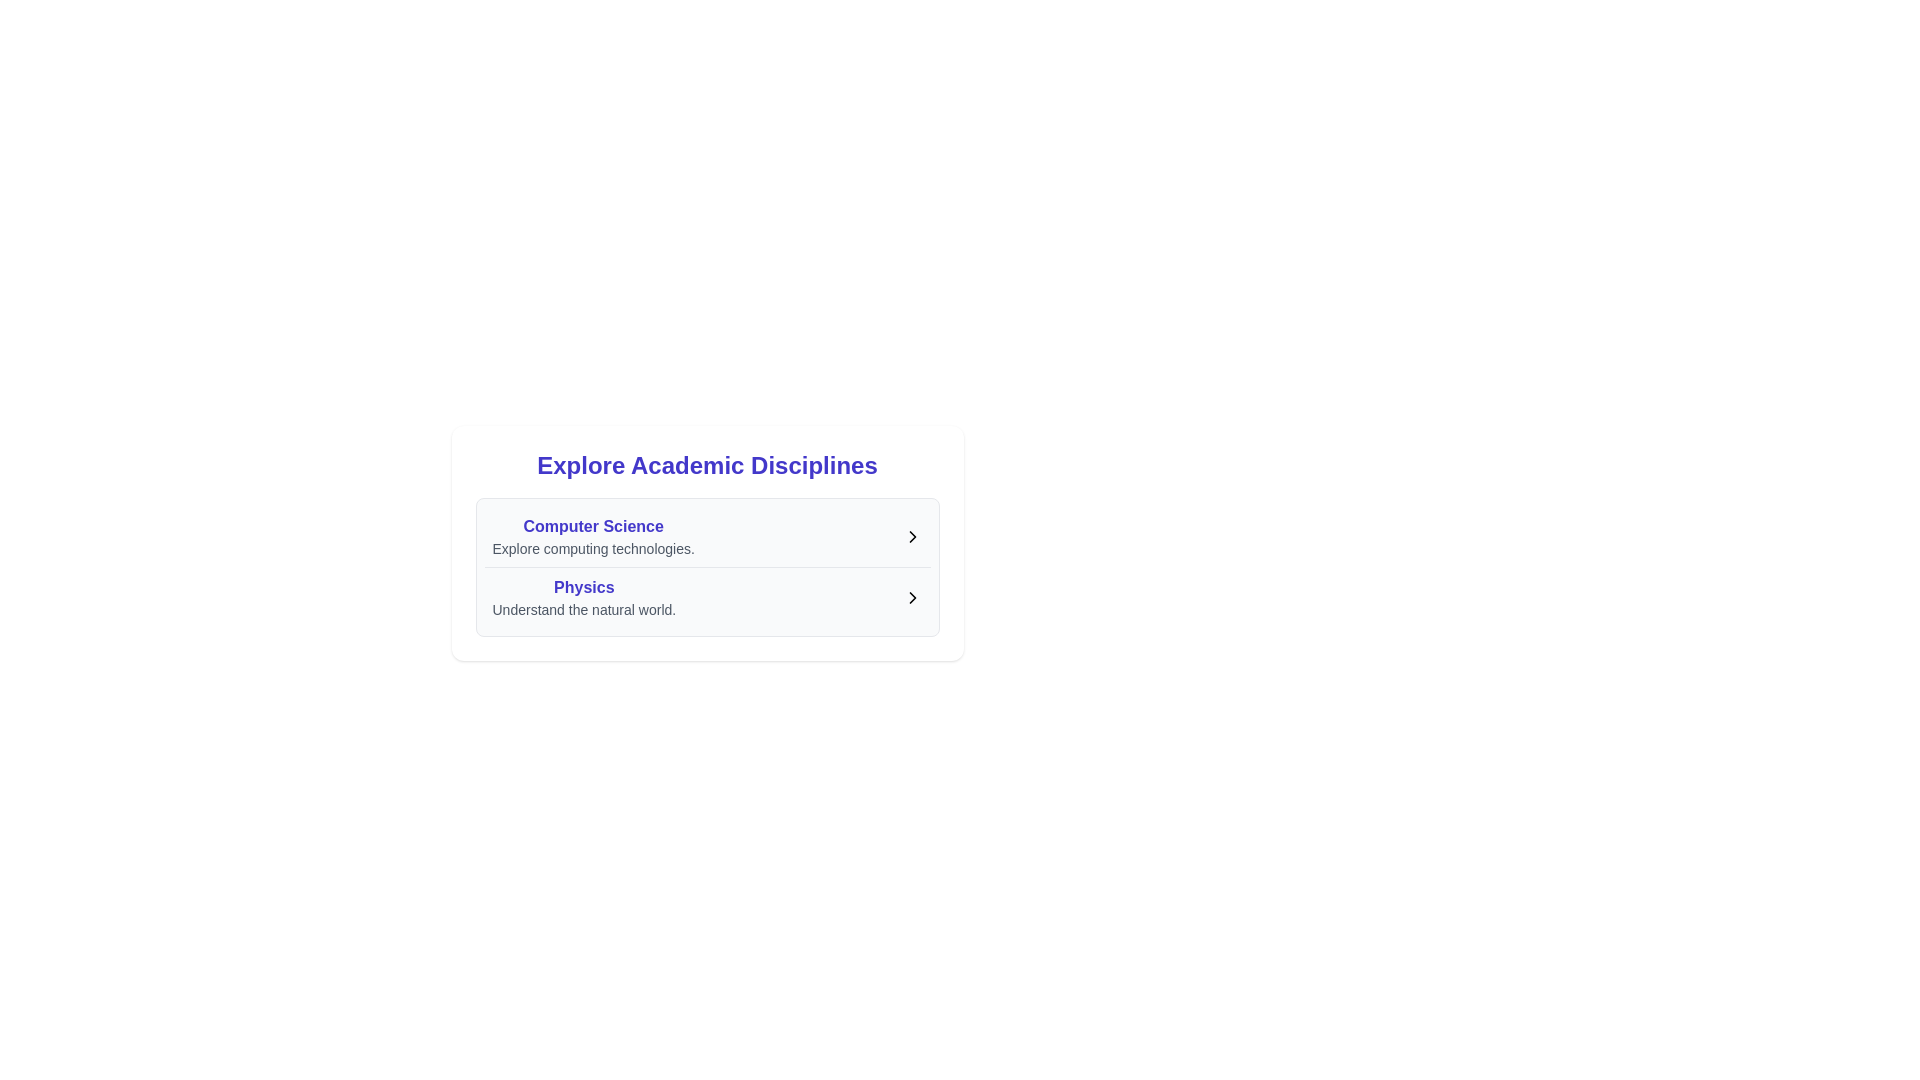 Image resolution: width=1920 pixels, height=1080 pixels. I want to click on the chevron icon located to the right of the 'Computer Science' entry, so click(911, 535).